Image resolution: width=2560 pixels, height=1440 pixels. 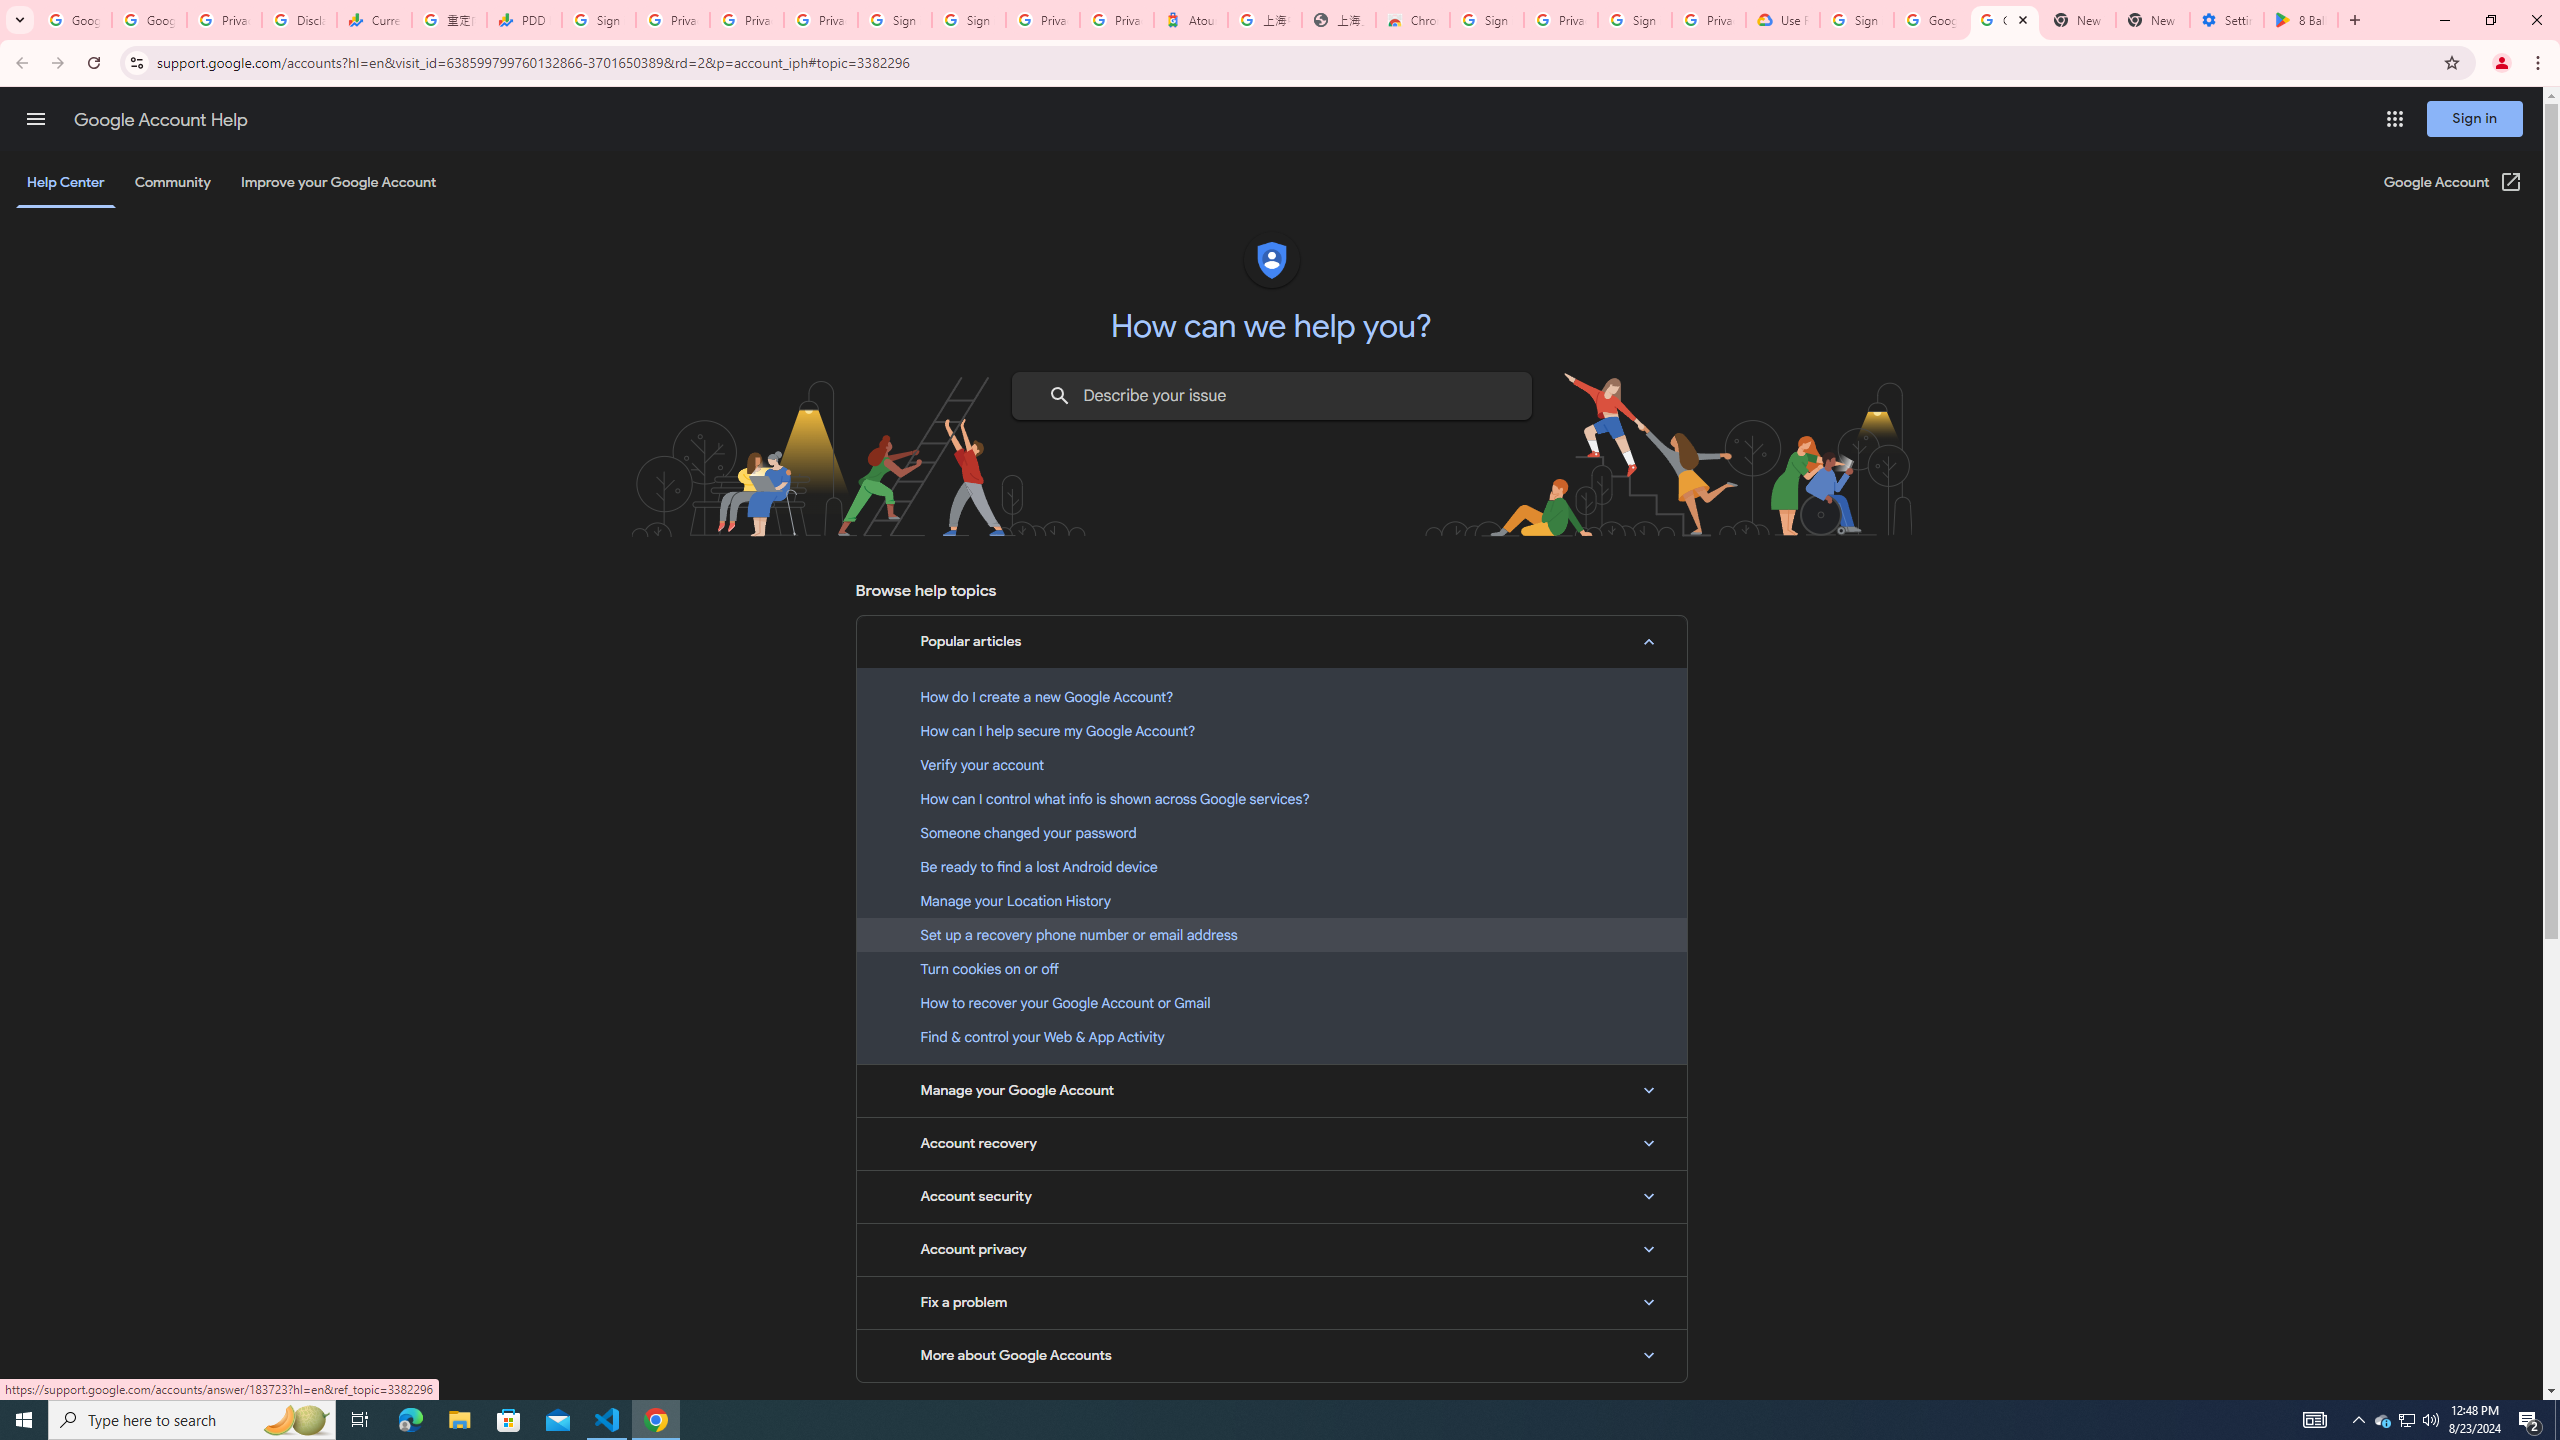 I want to click on 'Account recovery', so click(x=1271, y=1142).